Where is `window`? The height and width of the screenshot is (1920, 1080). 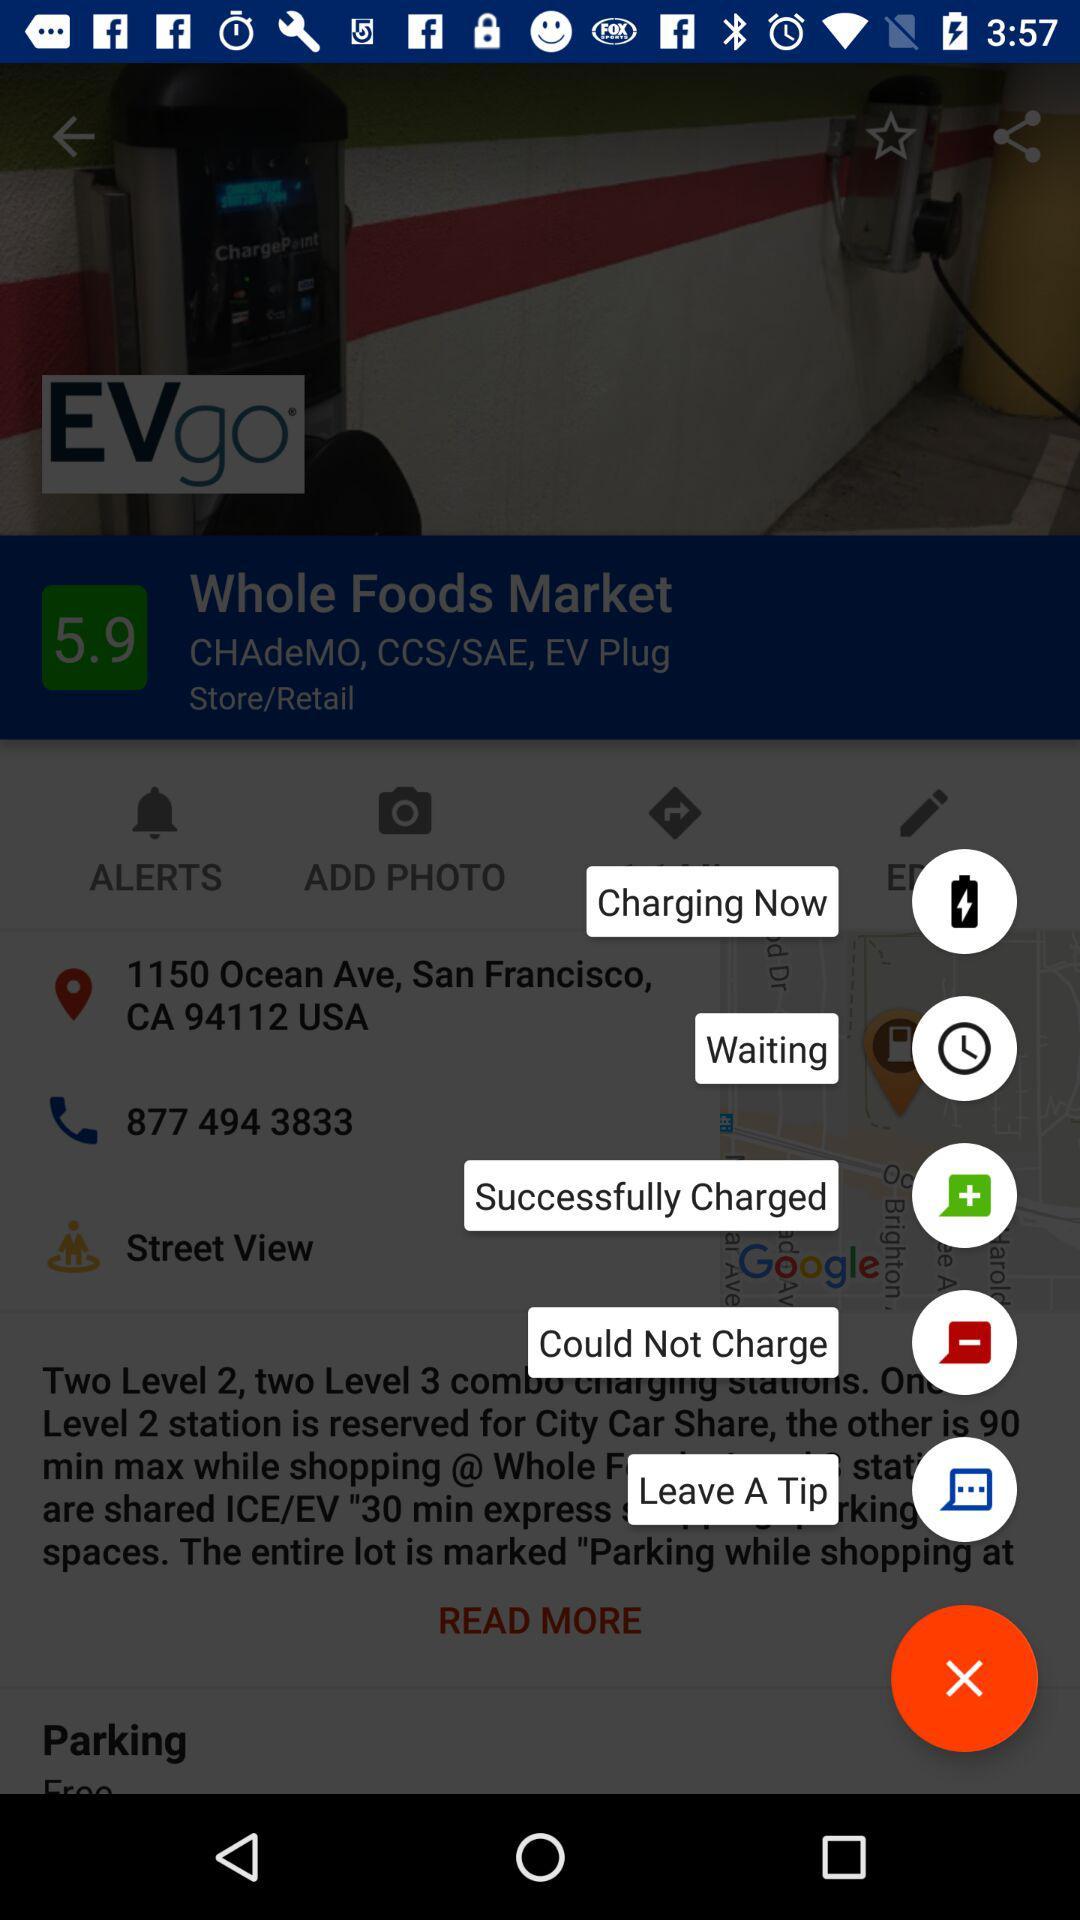
window is located at coordinates (963, 1678).